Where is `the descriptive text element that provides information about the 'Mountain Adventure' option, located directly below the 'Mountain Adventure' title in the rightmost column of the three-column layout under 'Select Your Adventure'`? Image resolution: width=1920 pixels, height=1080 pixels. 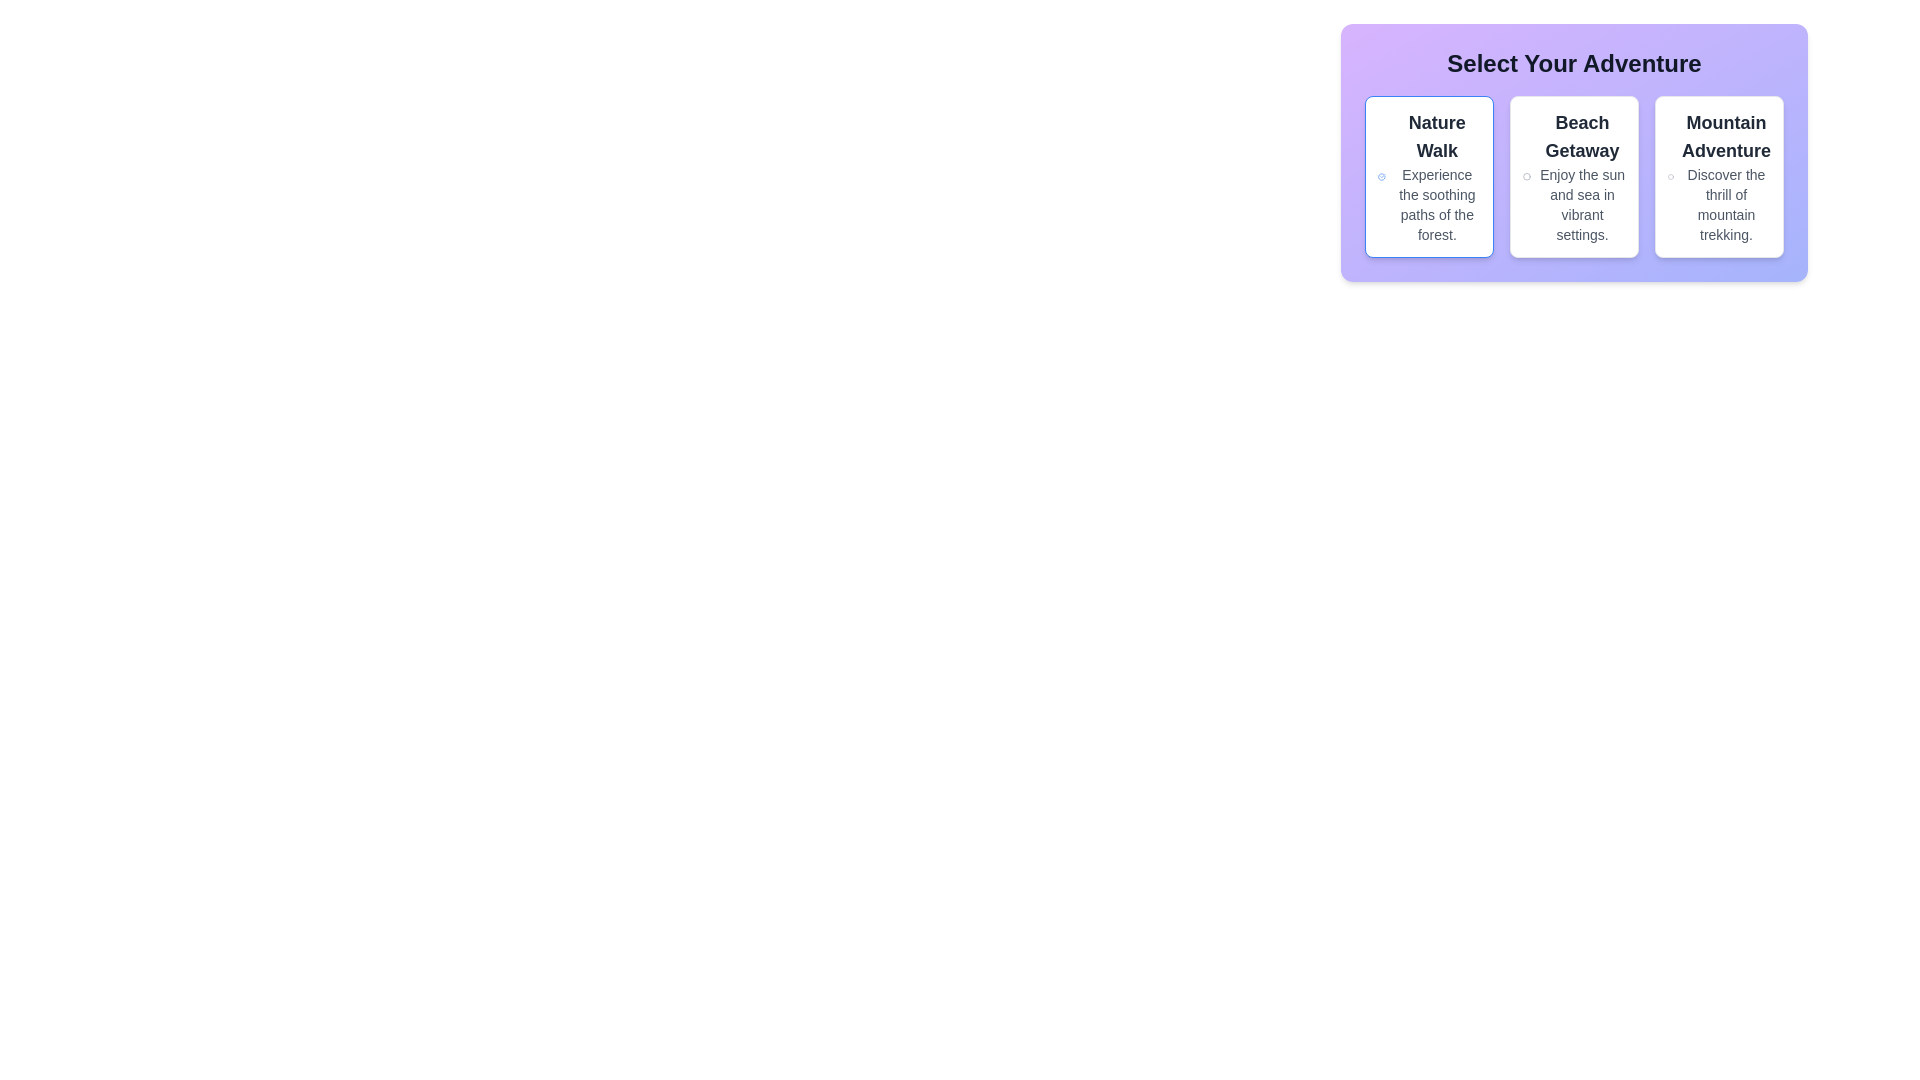 the descriptive text element that provides information about the 'Mountain Adventure' option, located directly below the 'Mountain Adventure' title in the rightmost column of the three-column layout under 'Select Your Adventure' is located at coordinates (1725, 204).